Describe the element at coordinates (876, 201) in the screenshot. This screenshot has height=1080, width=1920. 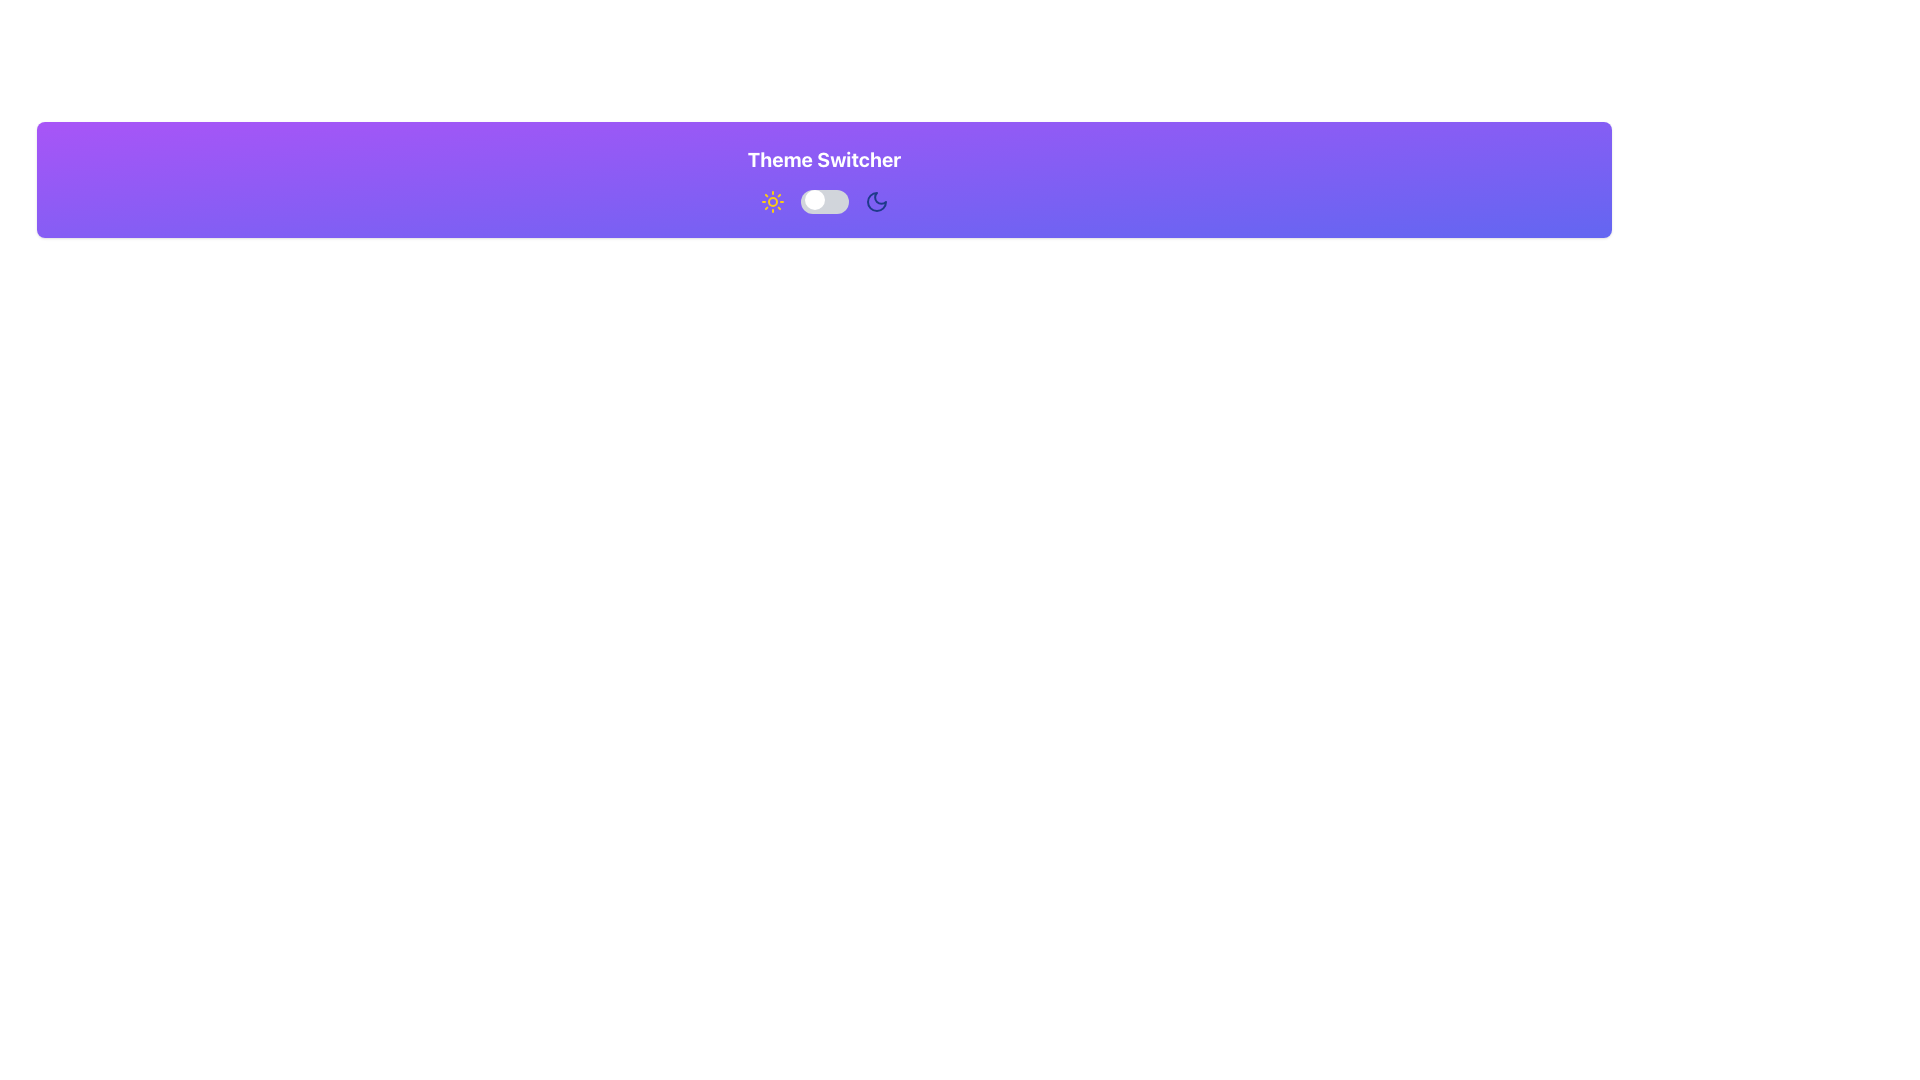
I see `the dark mode icon located in the header bar, which is the third icon in a horizontal row, positioned to the right of a toggle switch` at that location.